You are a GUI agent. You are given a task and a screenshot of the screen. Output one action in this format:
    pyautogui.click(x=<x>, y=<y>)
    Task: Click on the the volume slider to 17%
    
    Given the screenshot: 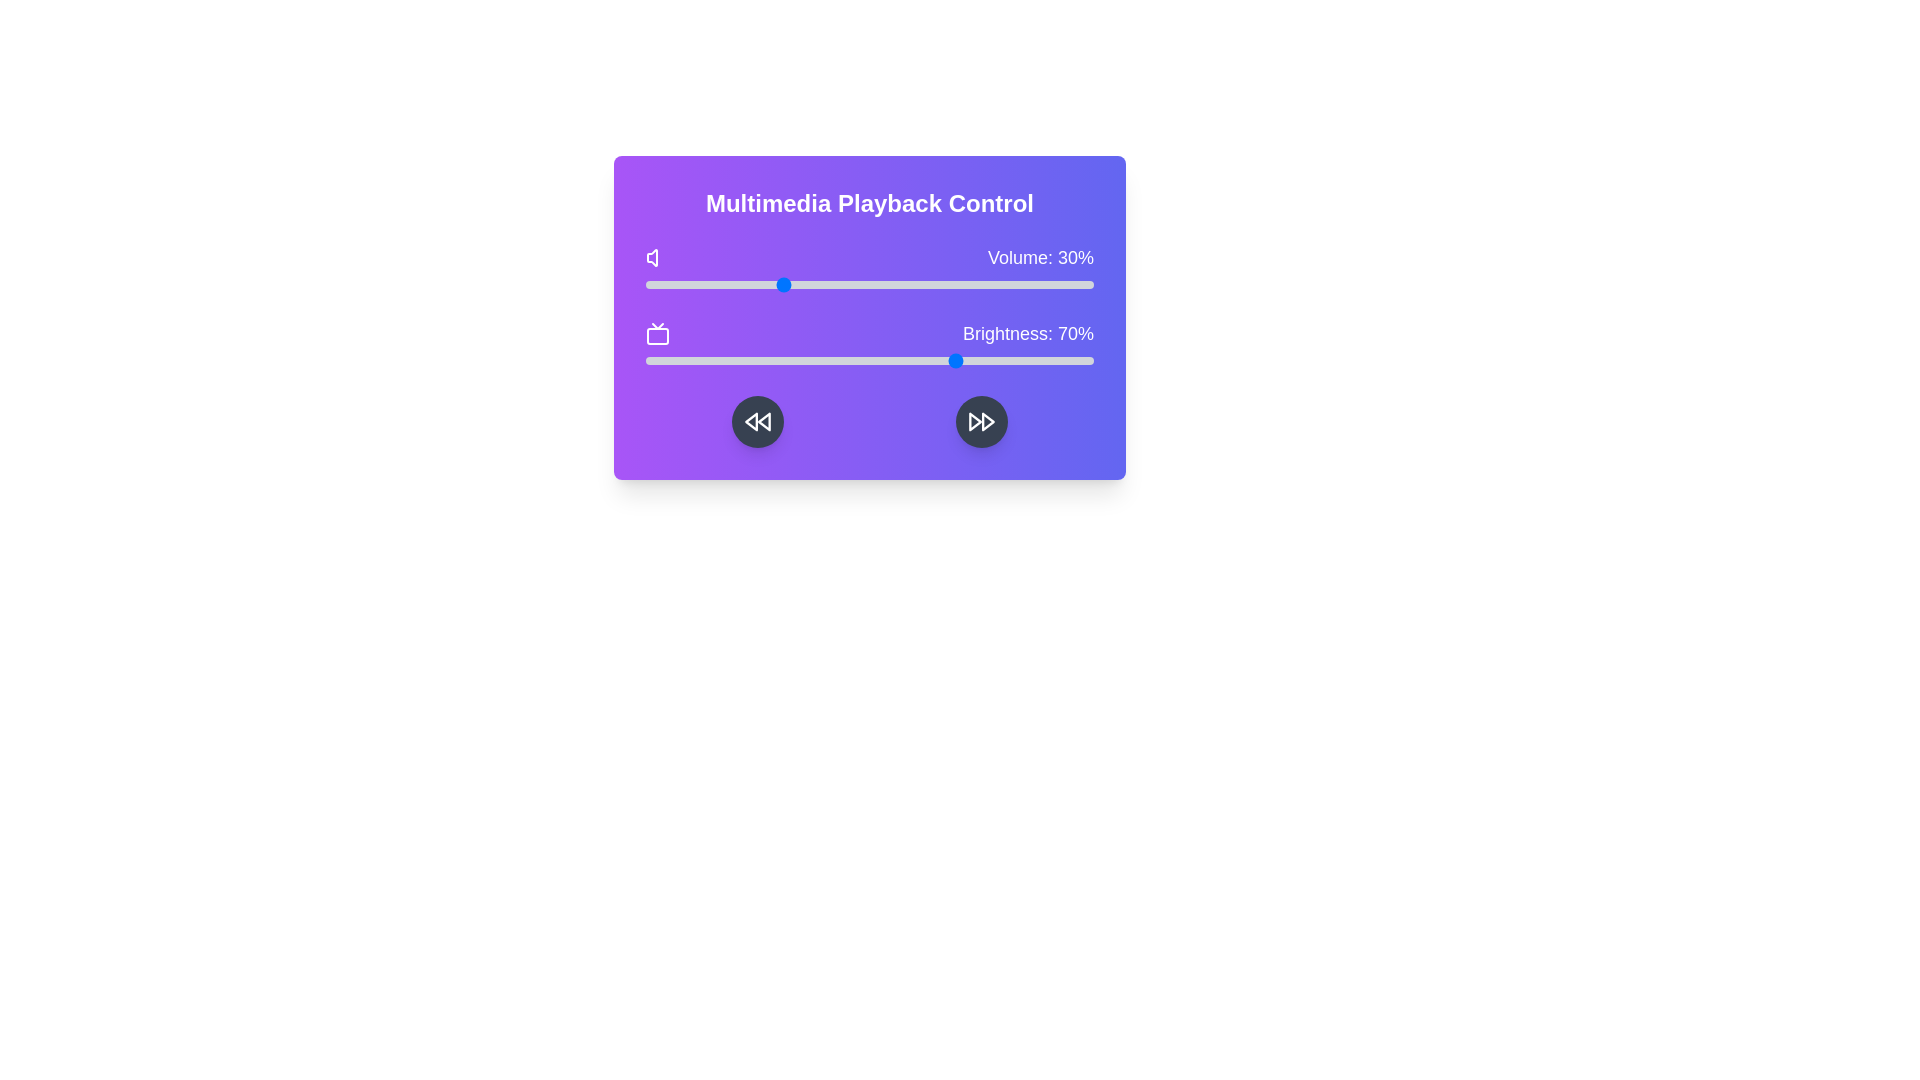 What is the action you would take?
    pyautogui.click(x=721, y=285)
    